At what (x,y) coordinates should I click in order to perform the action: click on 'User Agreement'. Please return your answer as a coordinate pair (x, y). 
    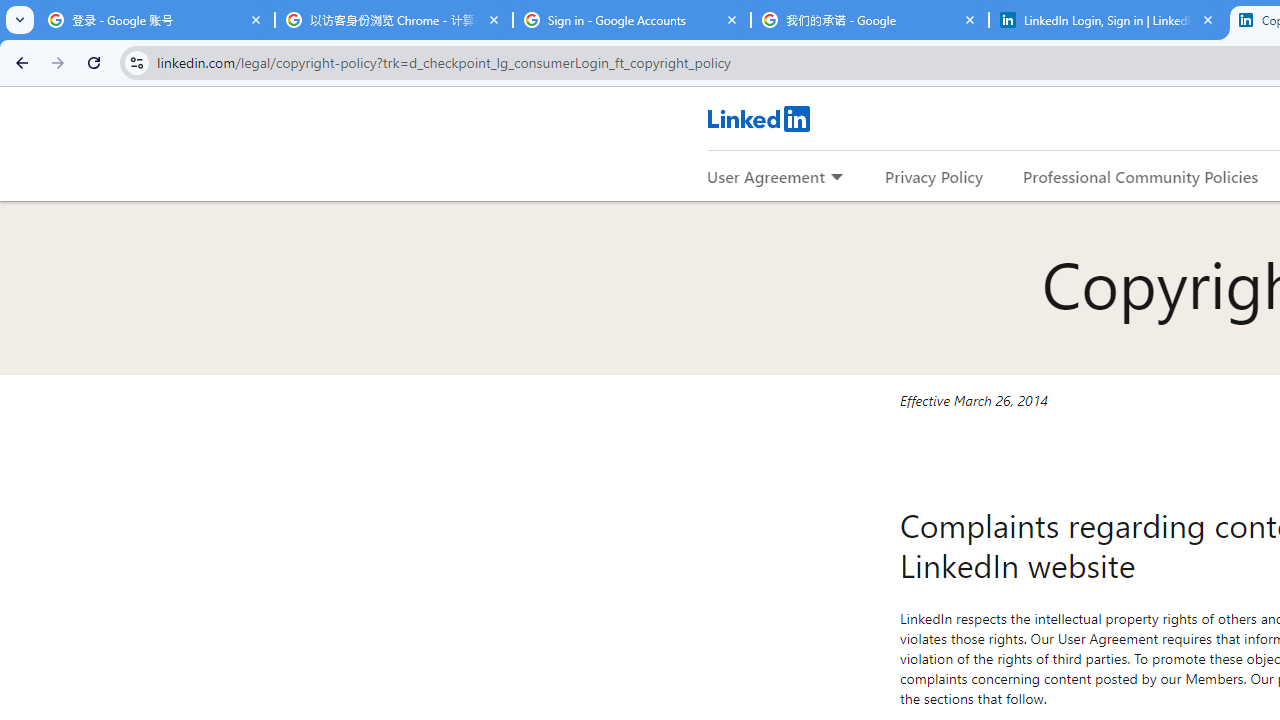
    Looking at the image, I should click on (765, 175).